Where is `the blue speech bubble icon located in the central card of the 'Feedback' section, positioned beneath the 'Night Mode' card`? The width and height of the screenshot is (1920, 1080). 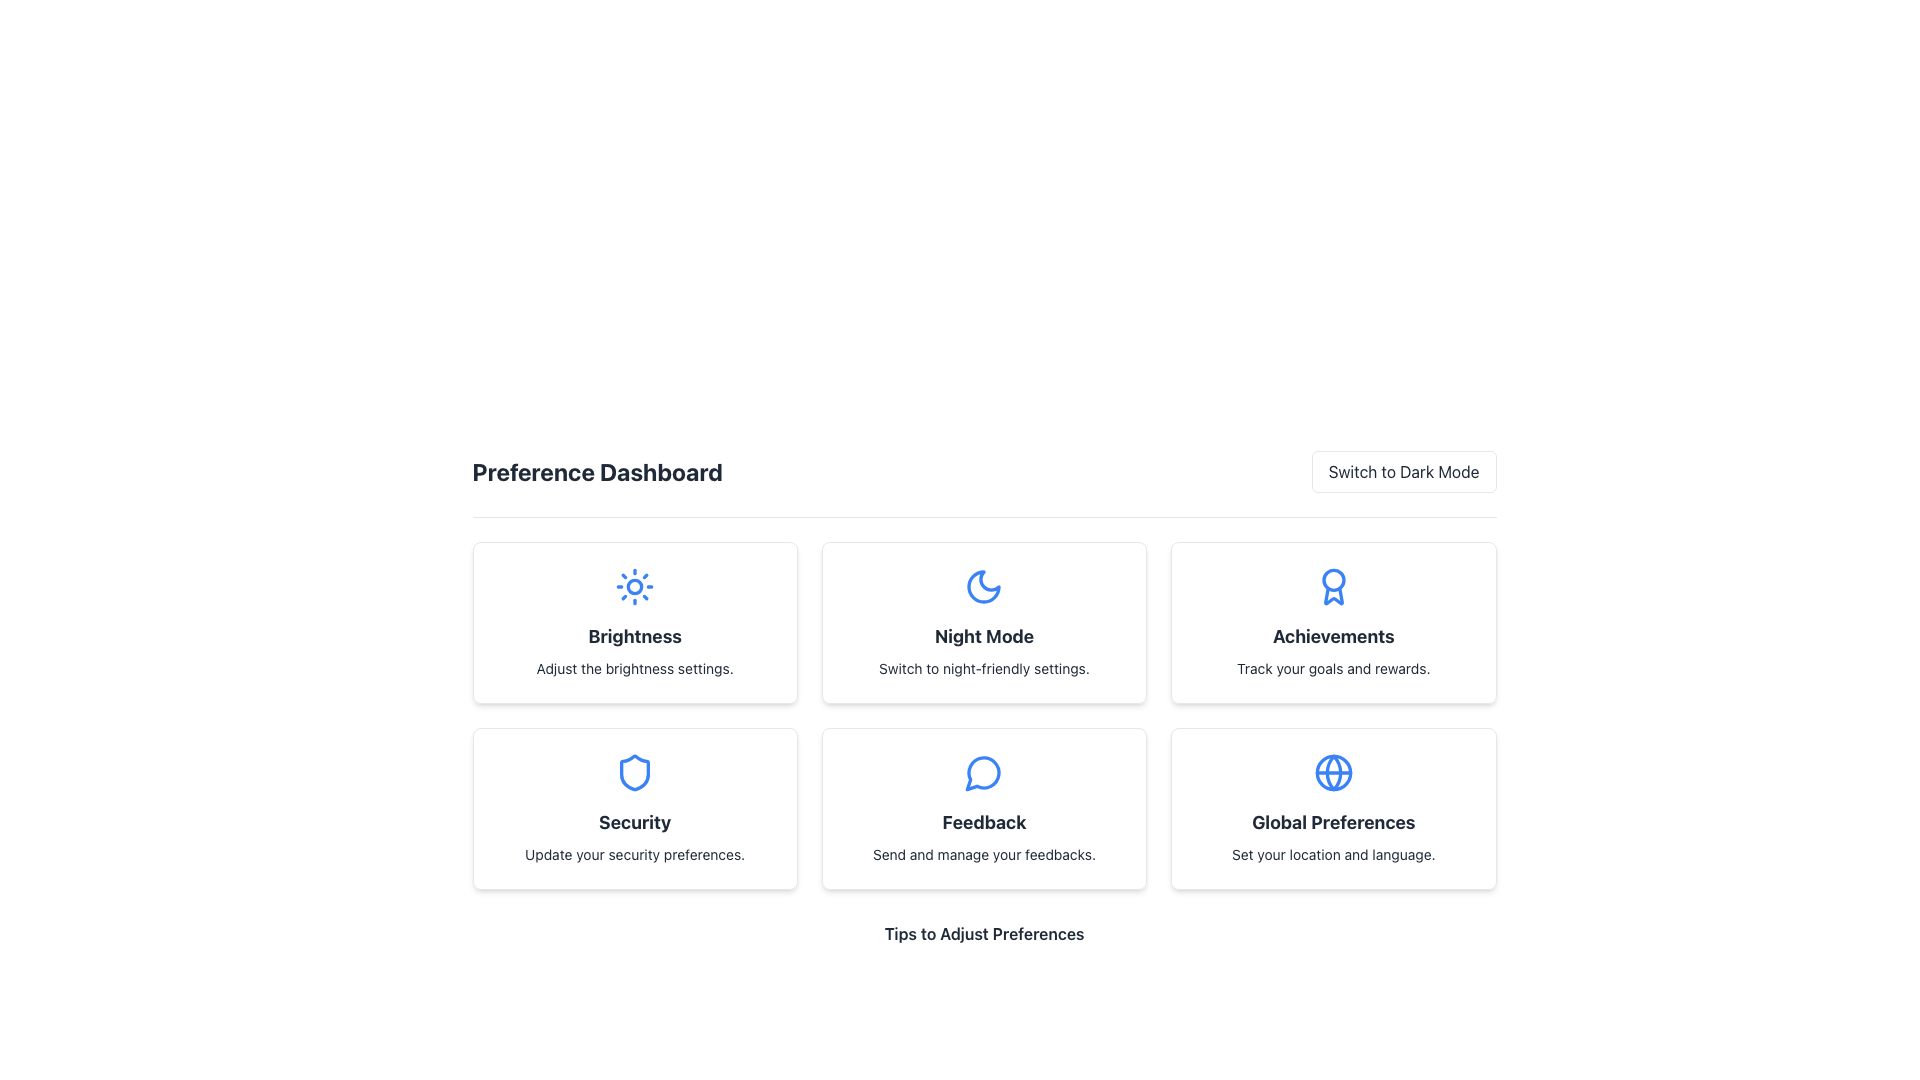 the blue speech bubble icon located in the central card of the 'Feedback' section, positioned beneath the 'Night Mode' card is located at coordinates (983, 772).